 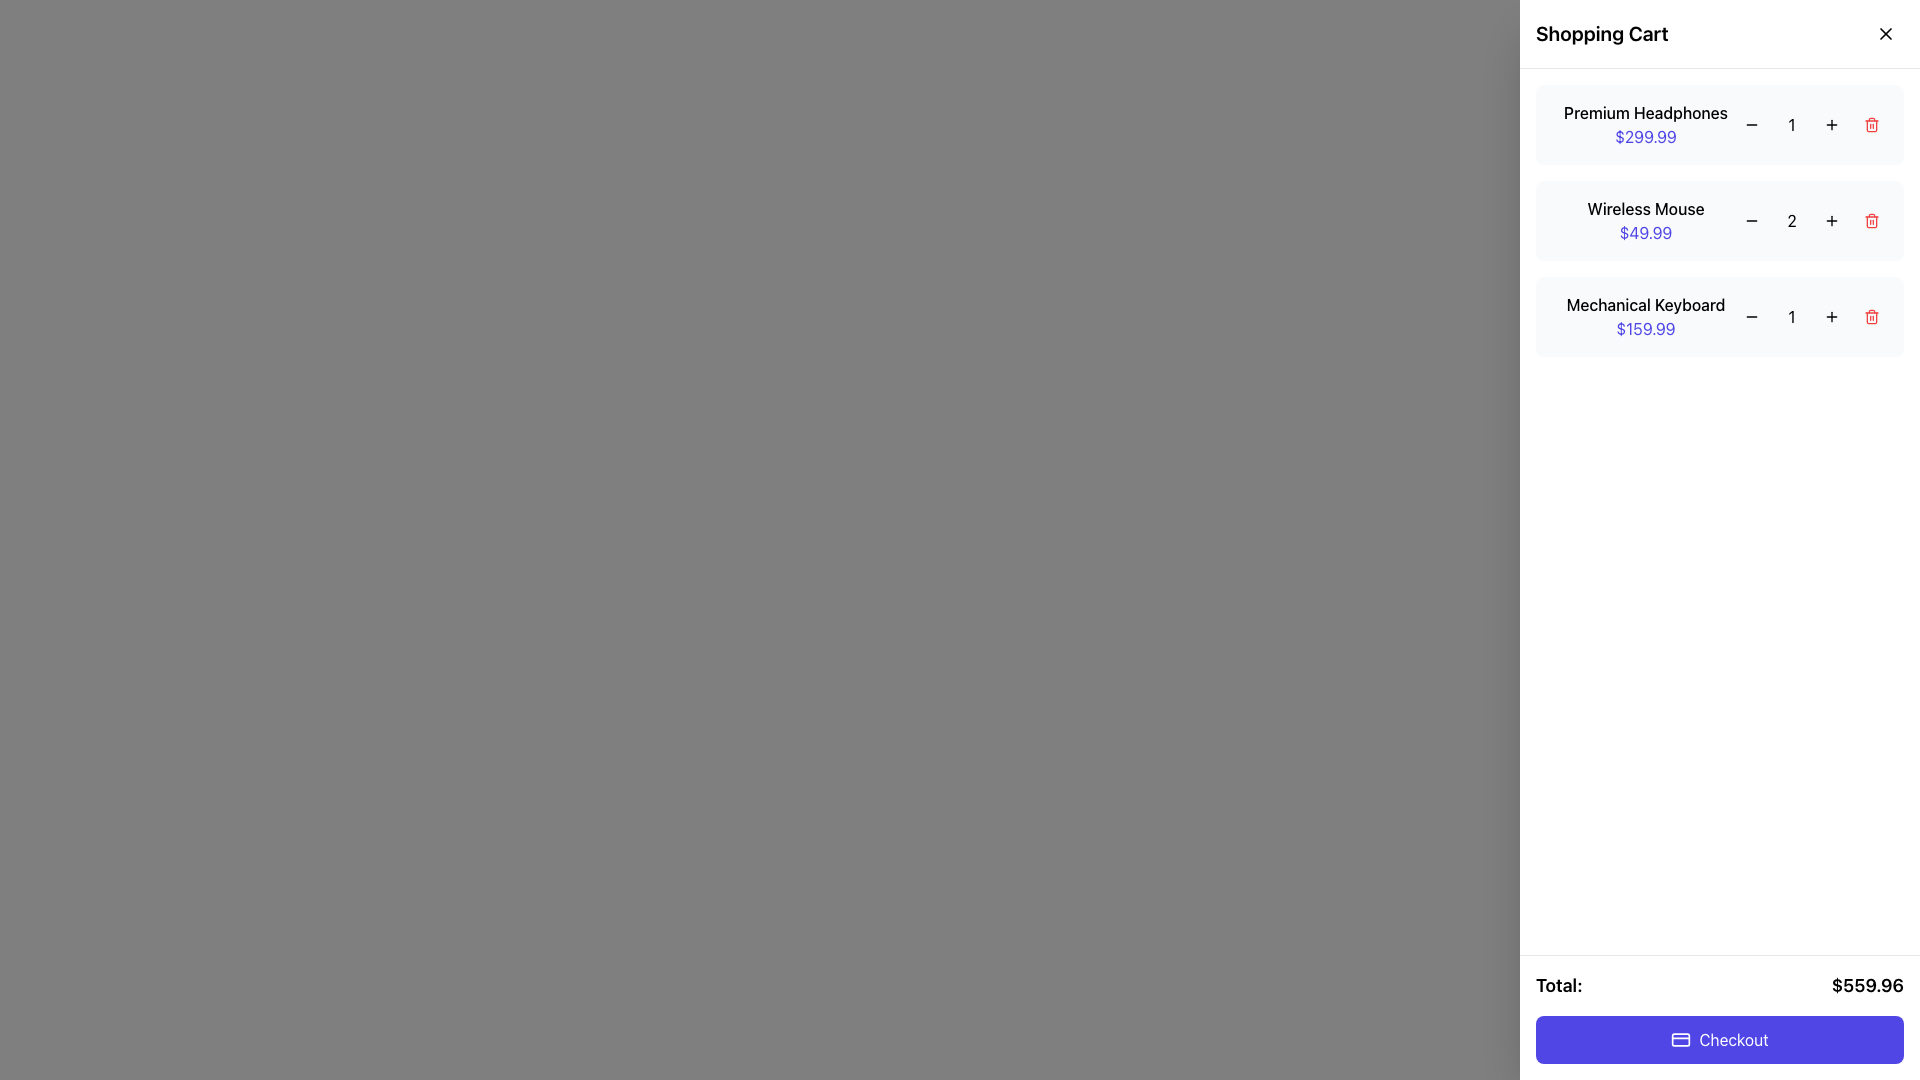 I want to click on the circular minus button with a minus icon in the shopping cart interface for the product 'Wireless Mouse', so click(x=1751, y=220).